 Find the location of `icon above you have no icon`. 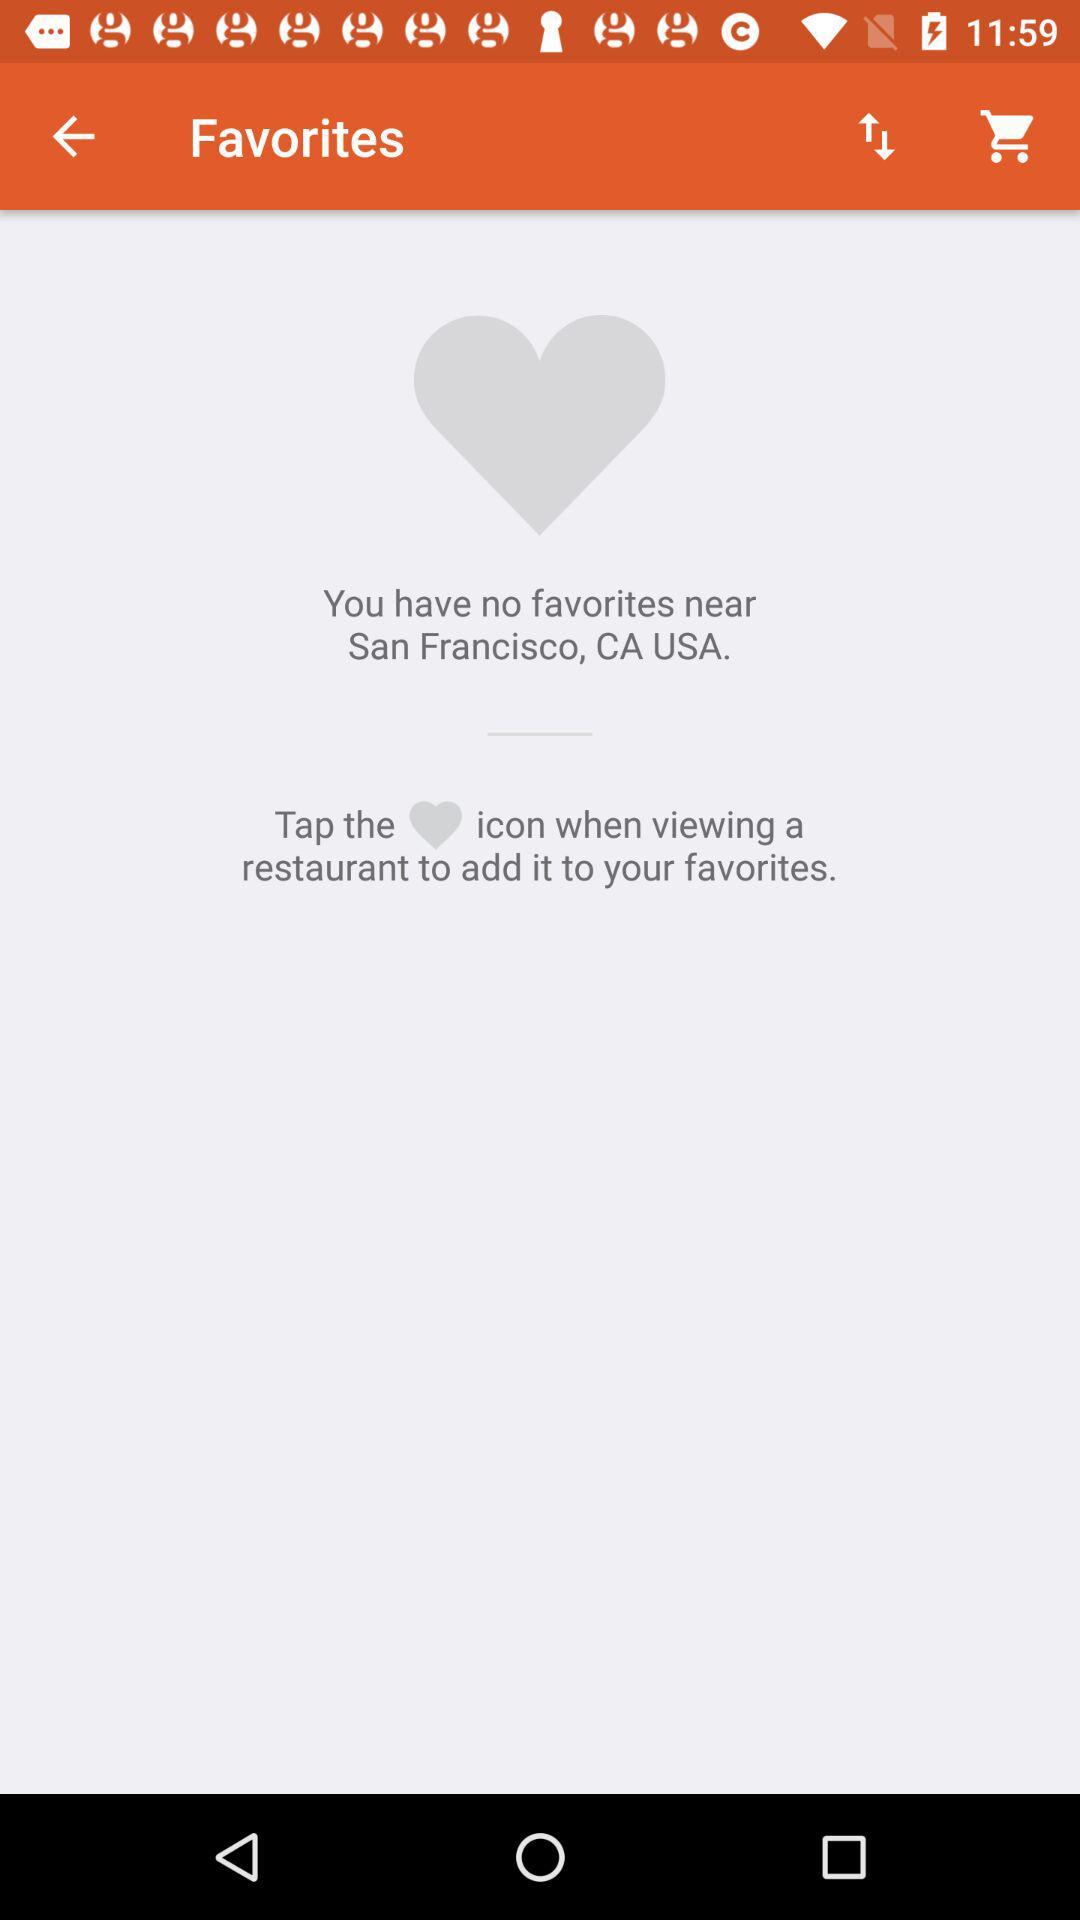

icon above you have no icon is located at coordinates (72, 135).